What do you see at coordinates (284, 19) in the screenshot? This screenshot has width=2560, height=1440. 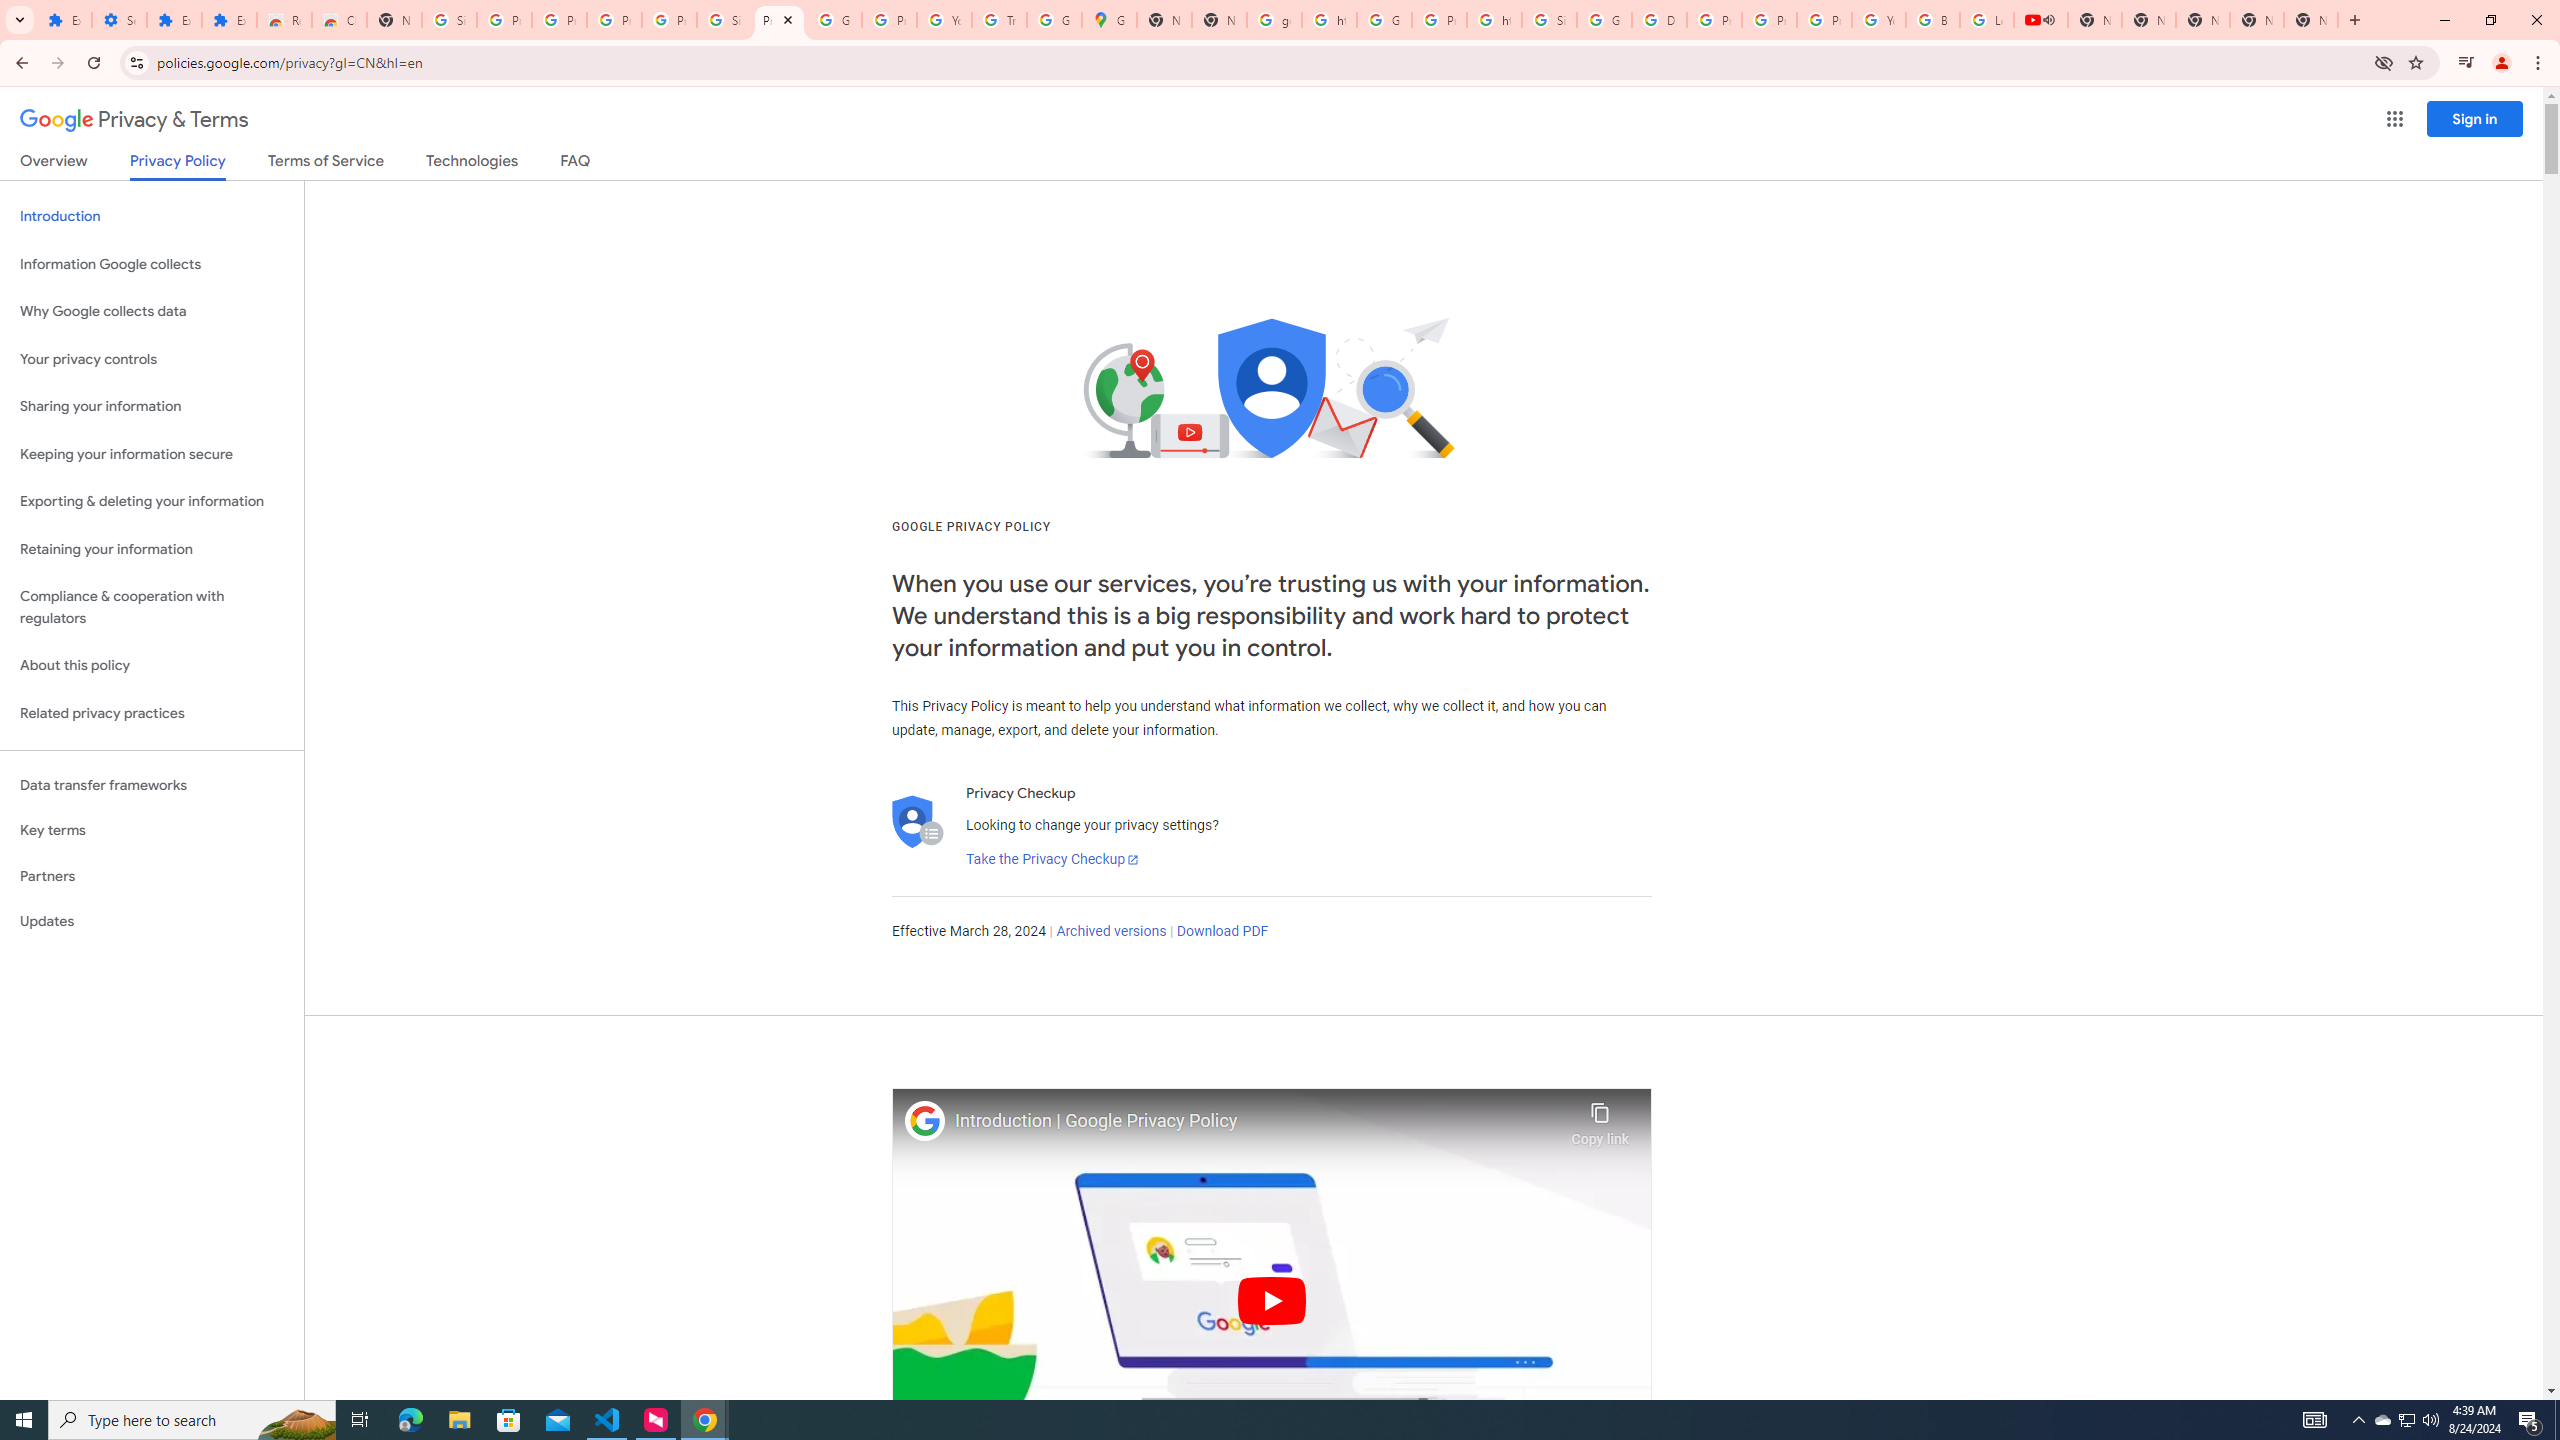 I see `'Reviews: Helix Fruit Jump Arcade Game'` at bounding box center [284, 19].